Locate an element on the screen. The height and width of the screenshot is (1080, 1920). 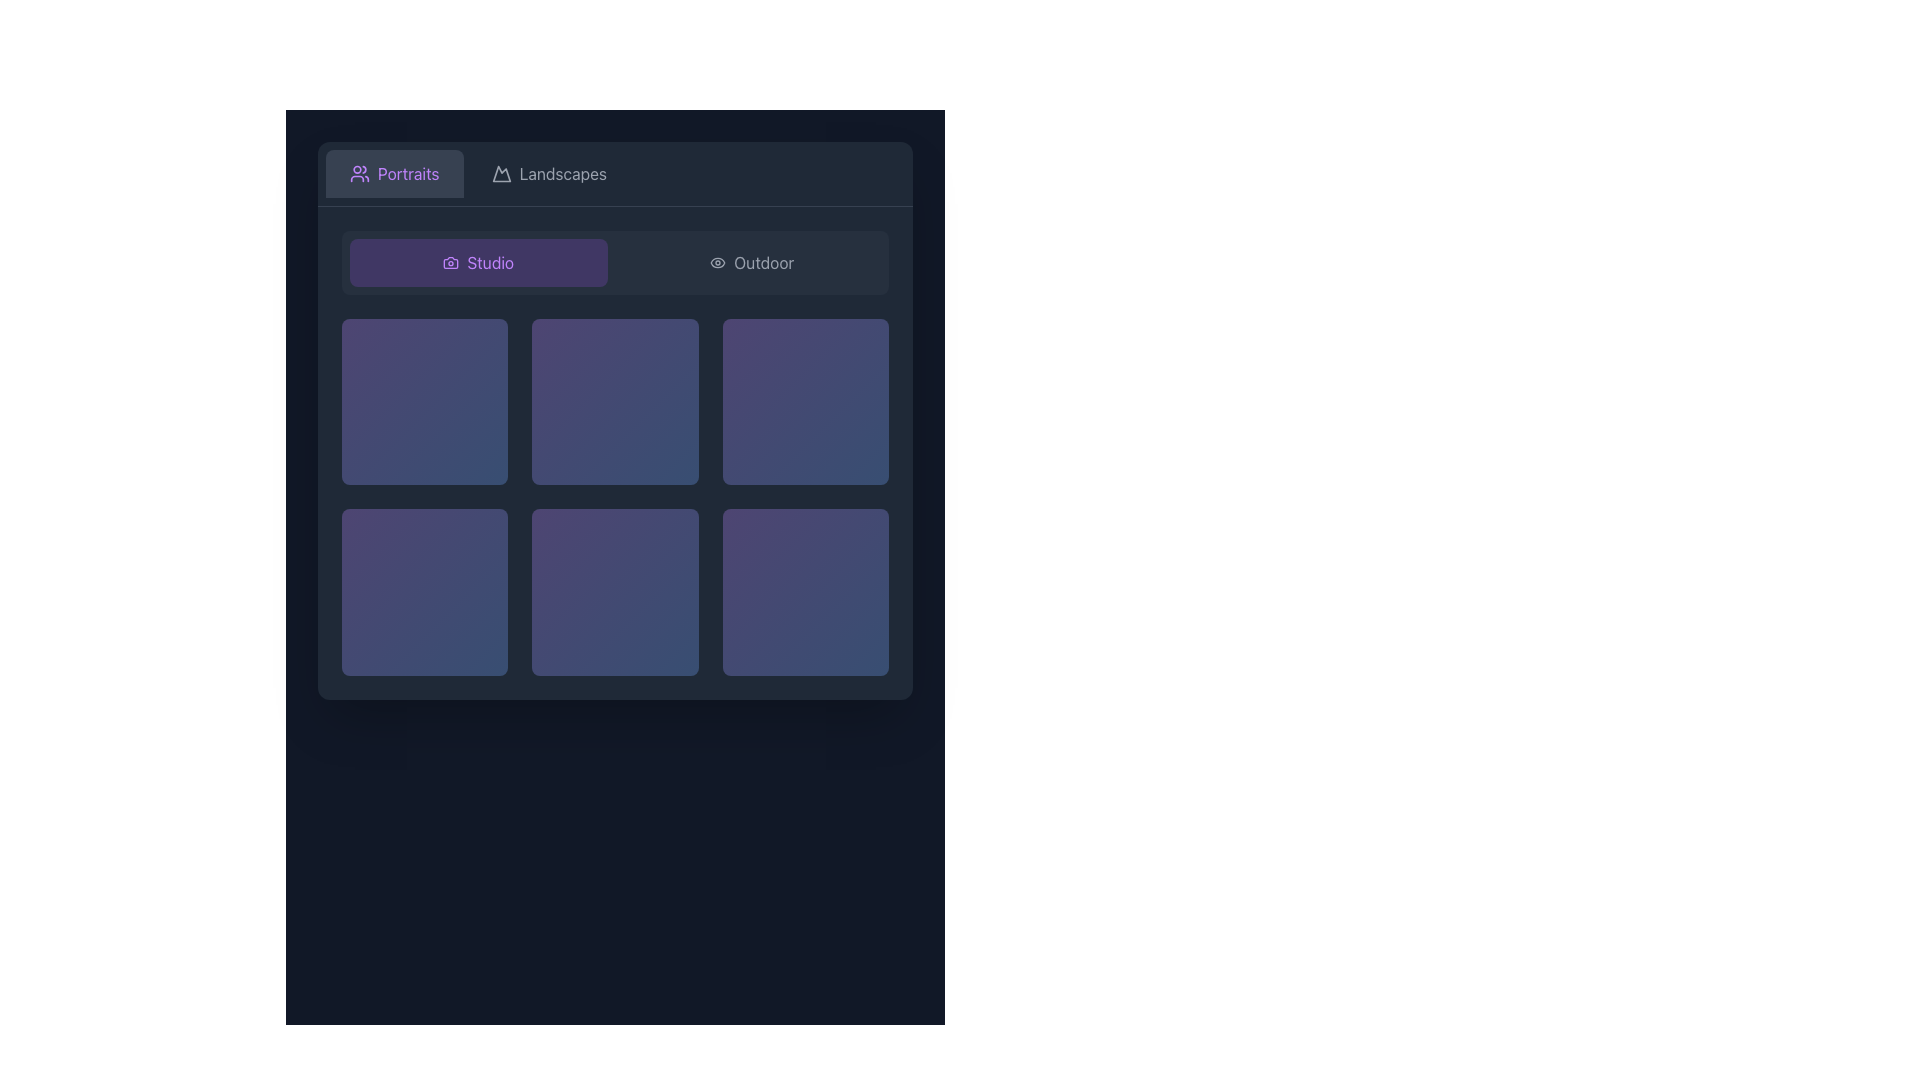
the small circular vector graphic element located in the bottom-right tile of the grid layout, which is styled with a thin stroke and no fill is located at coordinates (863, 649).